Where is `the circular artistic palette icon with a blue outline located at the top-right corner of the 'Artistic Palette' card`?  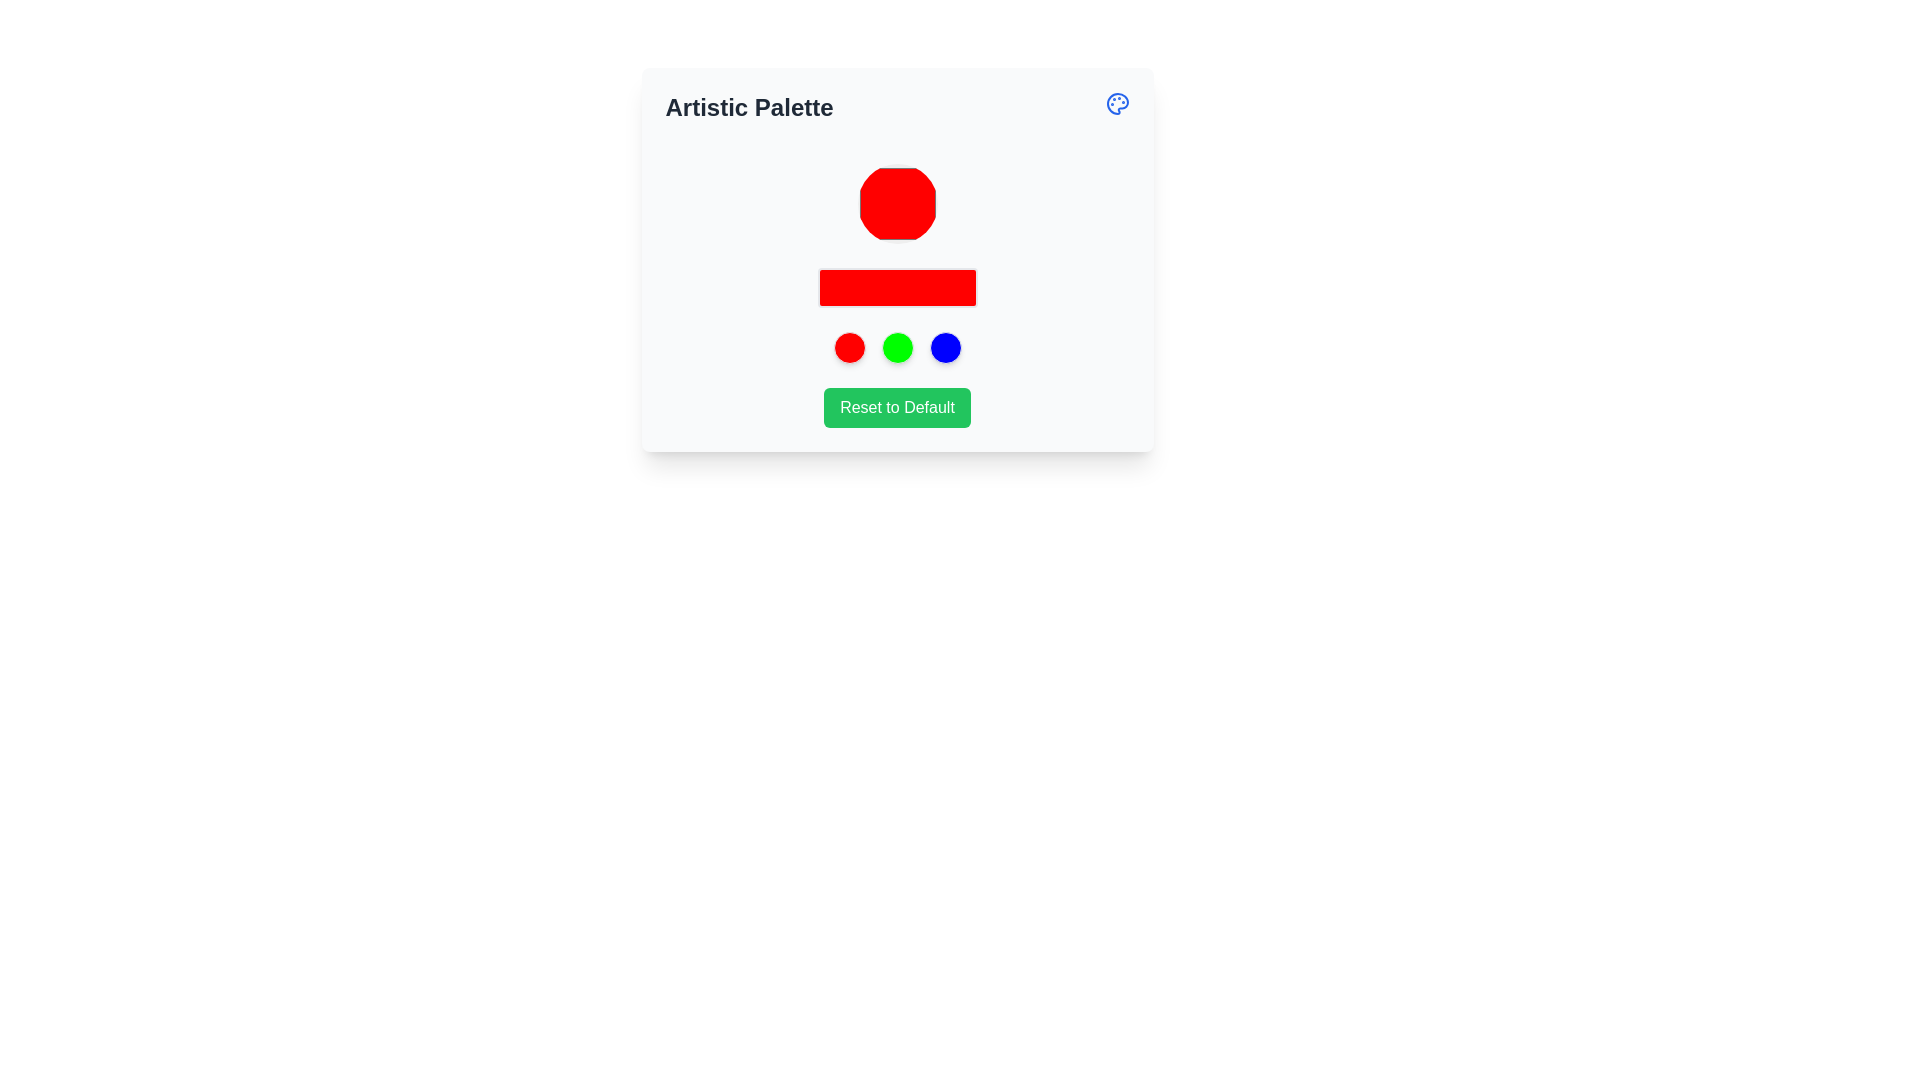 the circular artistic palette icon with a blue outline located at the top-right corner of the 'Artistic Palette' card is located at coordinates (1116, 104).